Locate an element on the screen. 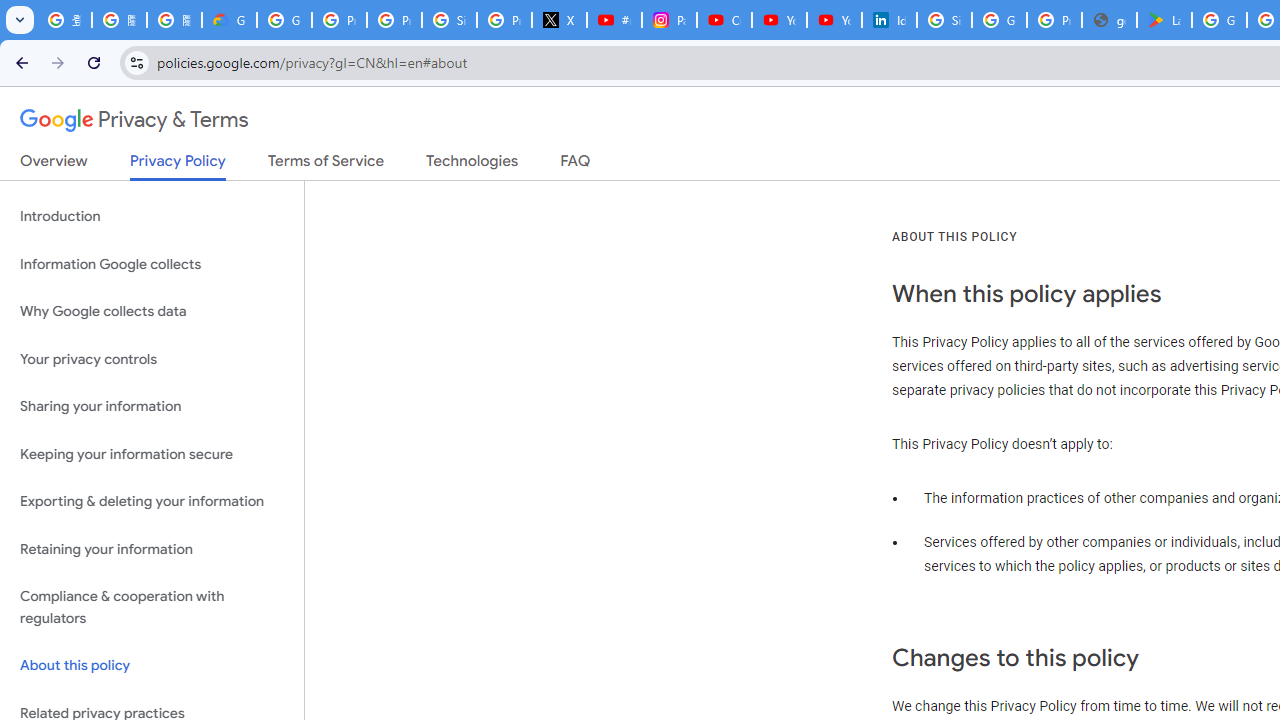 This screenshot has width=1280, height=720. 'Last Shelter: Survival - Apps on Google Play' is located at coordinates (1164, 20).